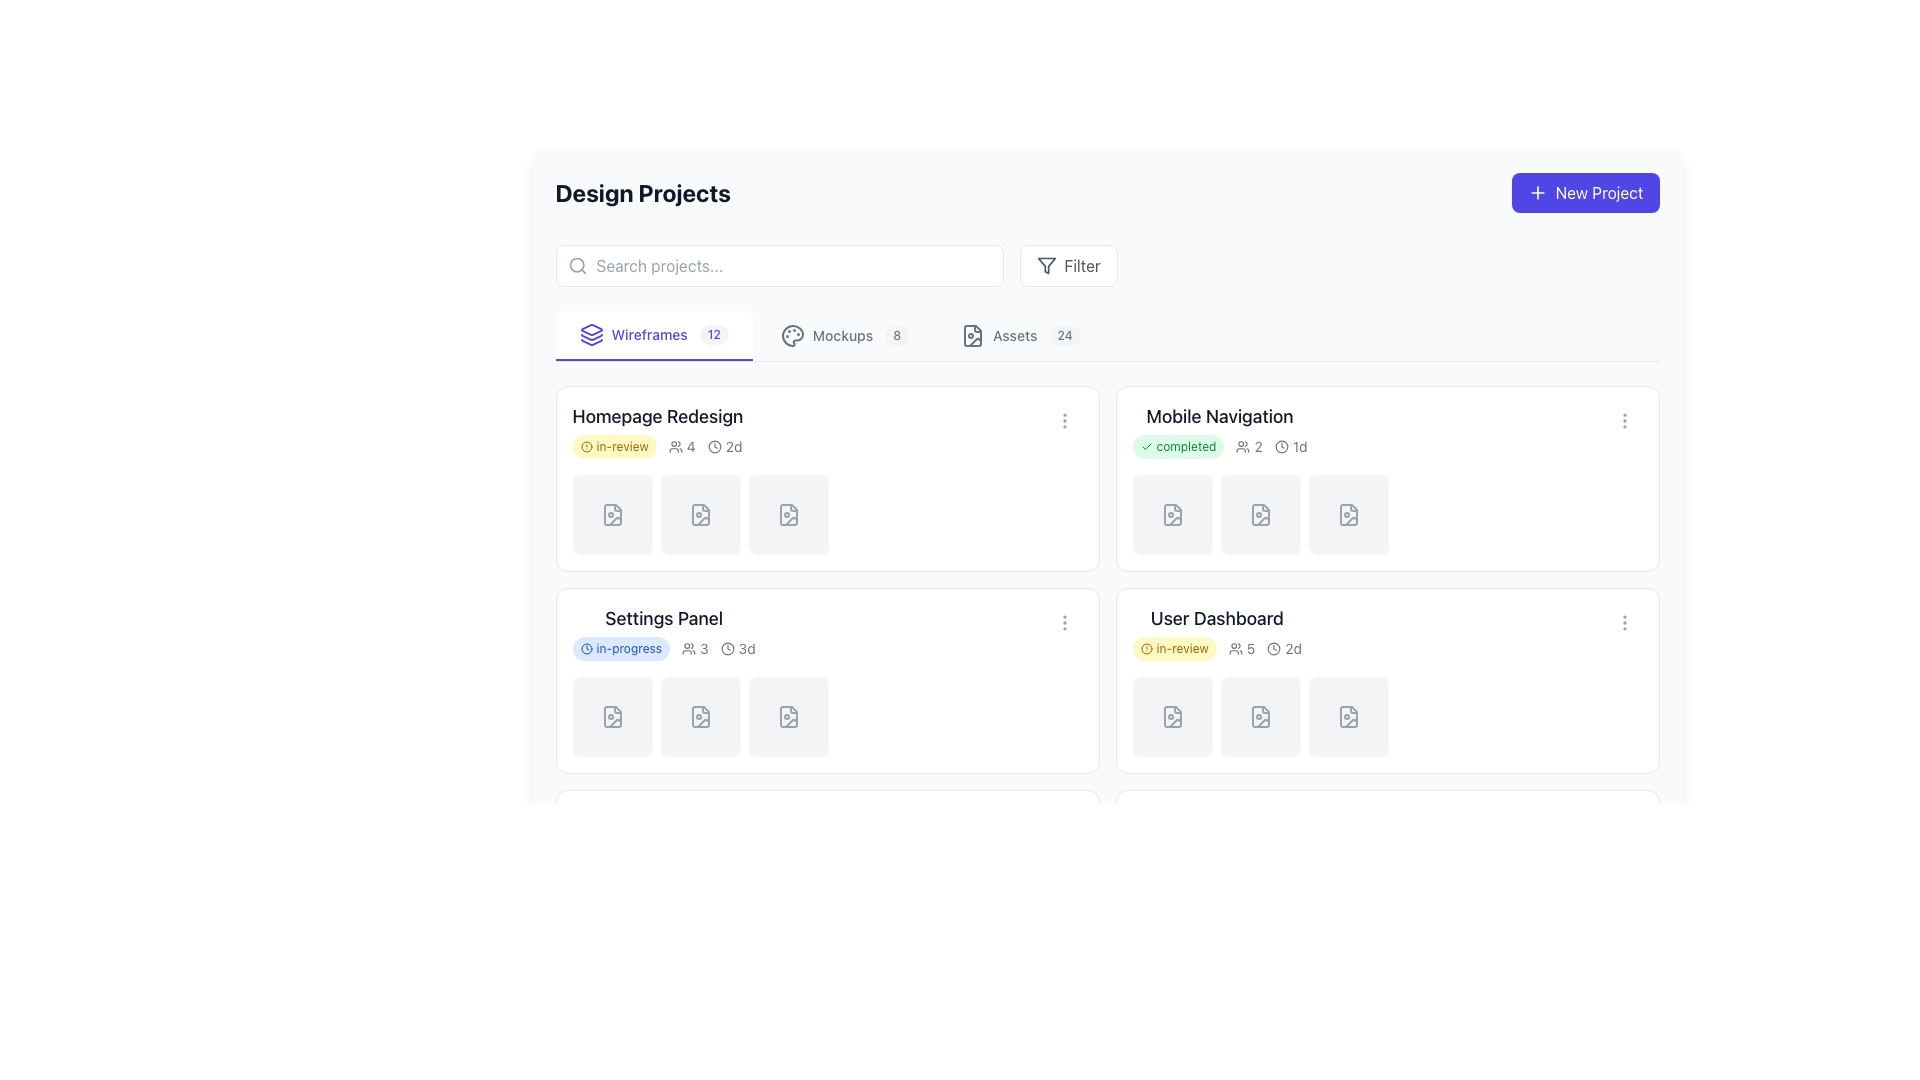 The image size is (1920, 1080). Describe the element at coordinates (611, 514) in the screenshot. I see `the clickable icon for the 'Homepage Redesign' project` at that location.